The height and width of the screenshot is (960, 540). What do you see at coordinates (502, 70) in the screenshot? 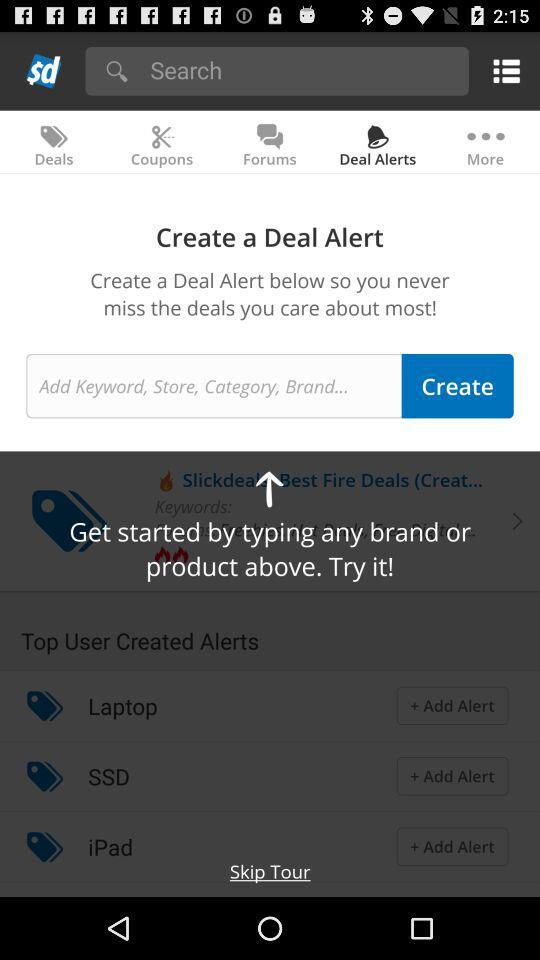
I see `the item above more icon` at bounding box center [502, 70].